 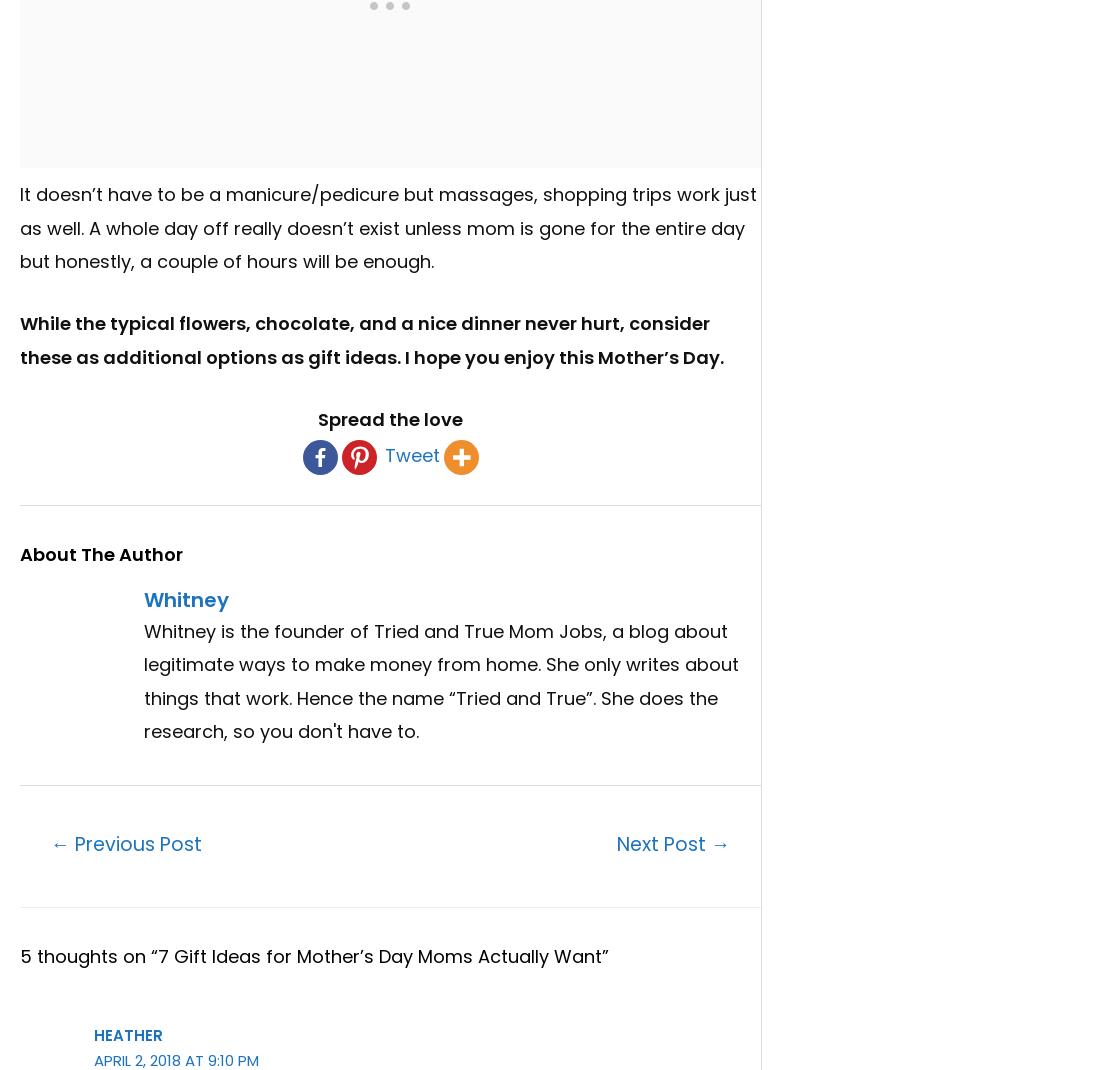 I want to click on 'Previous Post', so click(x=134, y=843).